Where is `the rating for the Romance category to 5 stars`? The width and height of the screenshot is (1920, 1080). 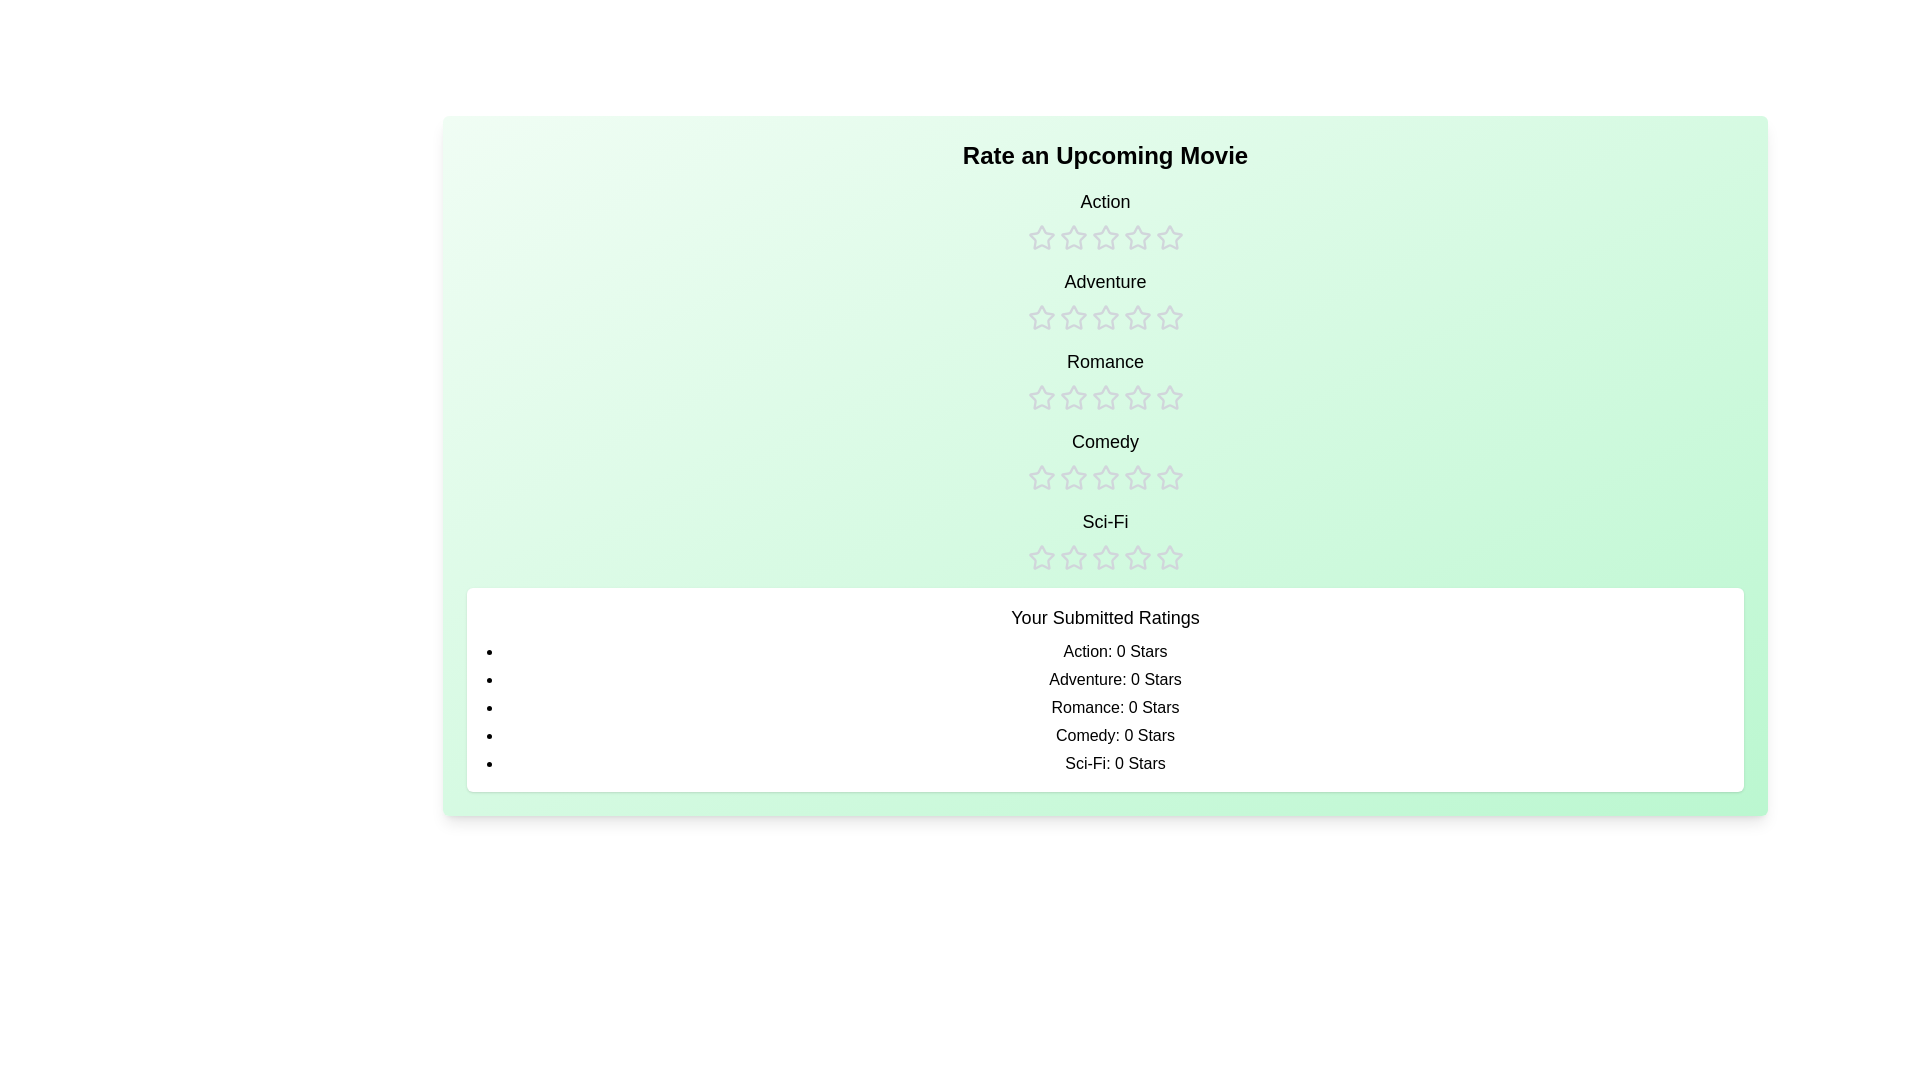
the rating for the Romance category to 5 stars is located at coordinates (1169, 380).